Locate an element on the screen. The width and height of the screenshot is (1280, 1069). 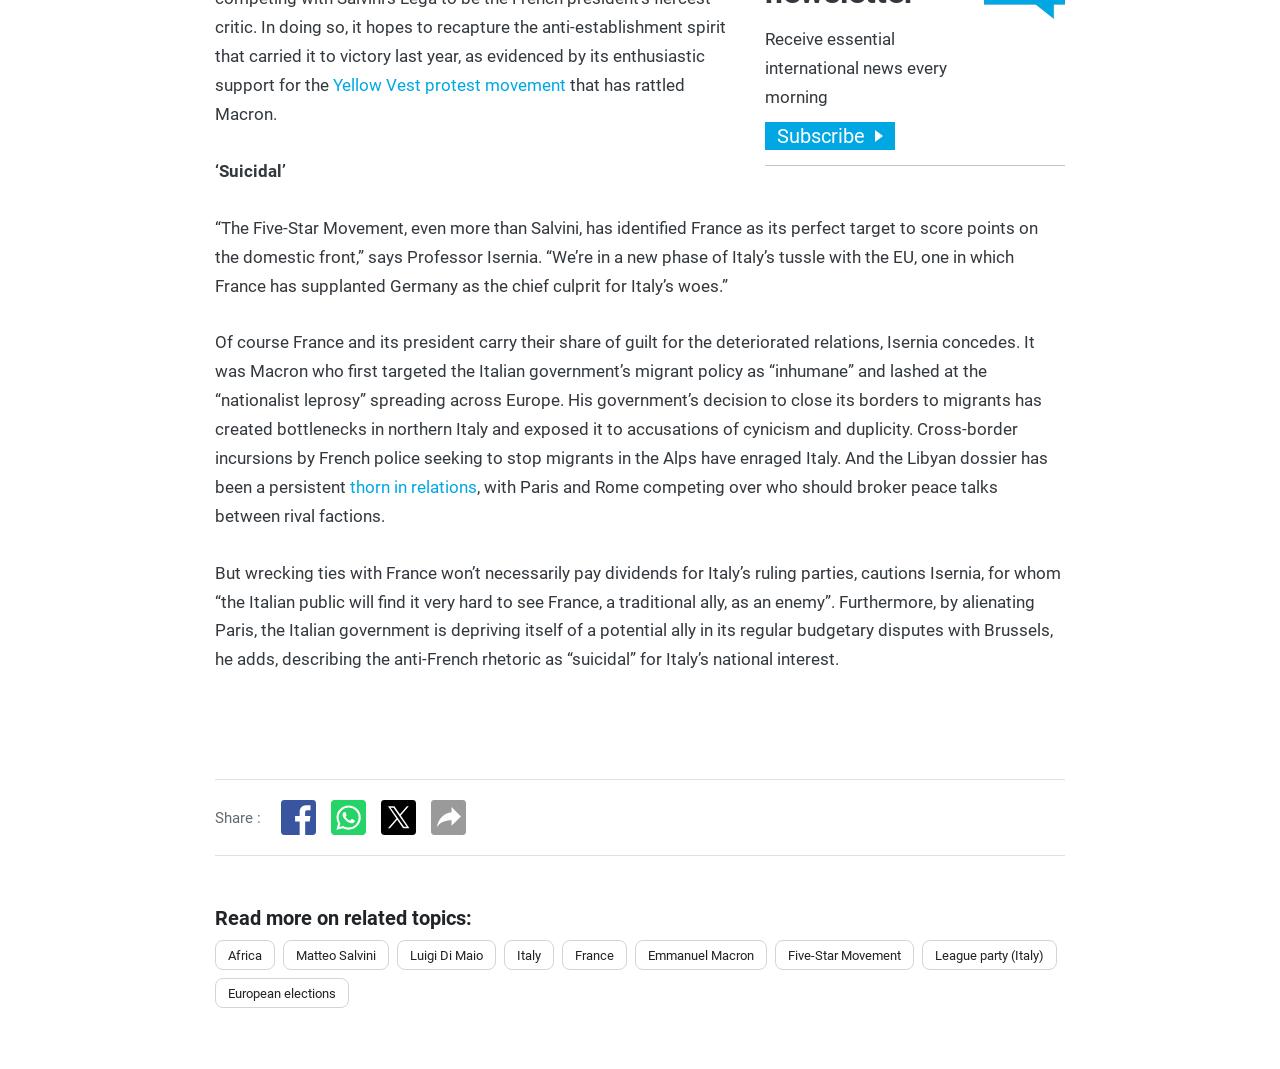
'France' is located at coordinates (593, 953).